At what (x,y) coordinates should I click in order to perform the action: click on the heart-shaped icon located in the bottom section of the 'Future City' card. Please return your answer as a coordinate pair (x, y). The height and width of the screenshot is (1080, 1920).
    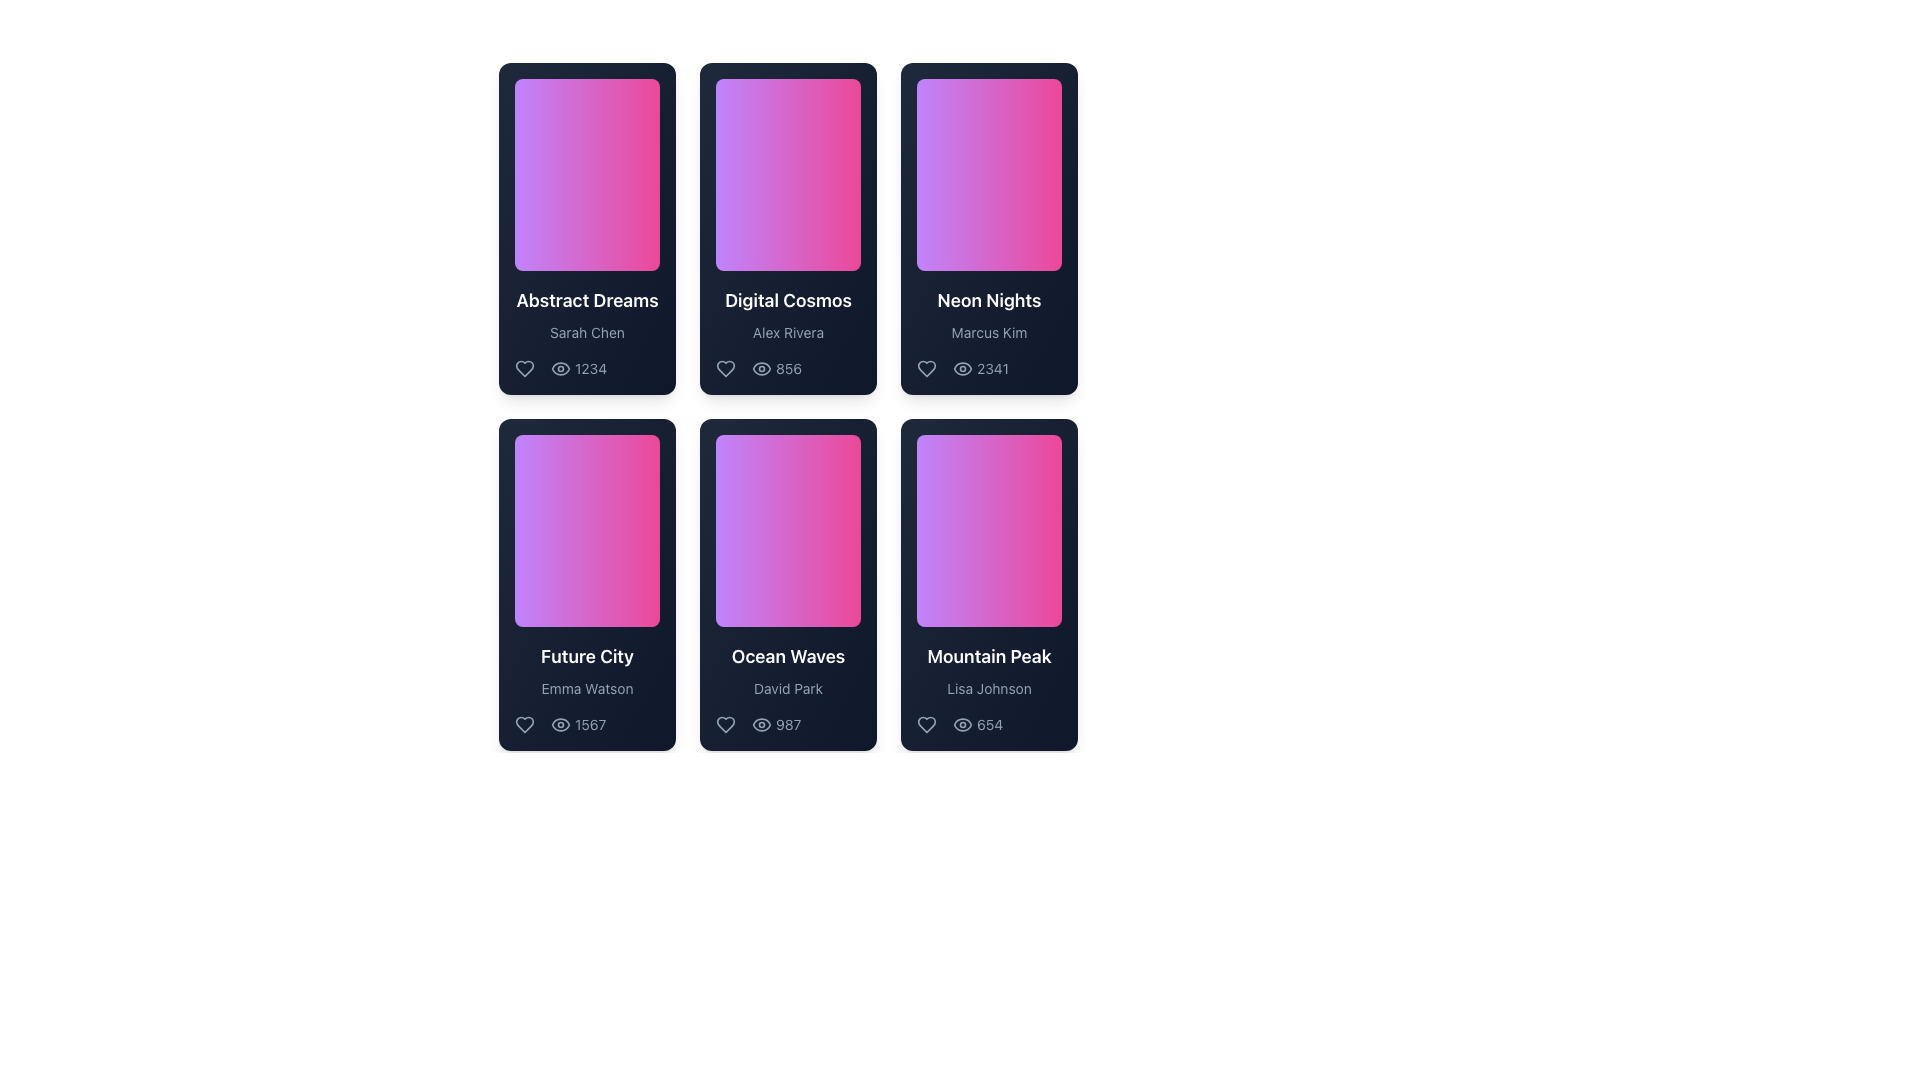
    Looking at the image, I should click on (524, 725).